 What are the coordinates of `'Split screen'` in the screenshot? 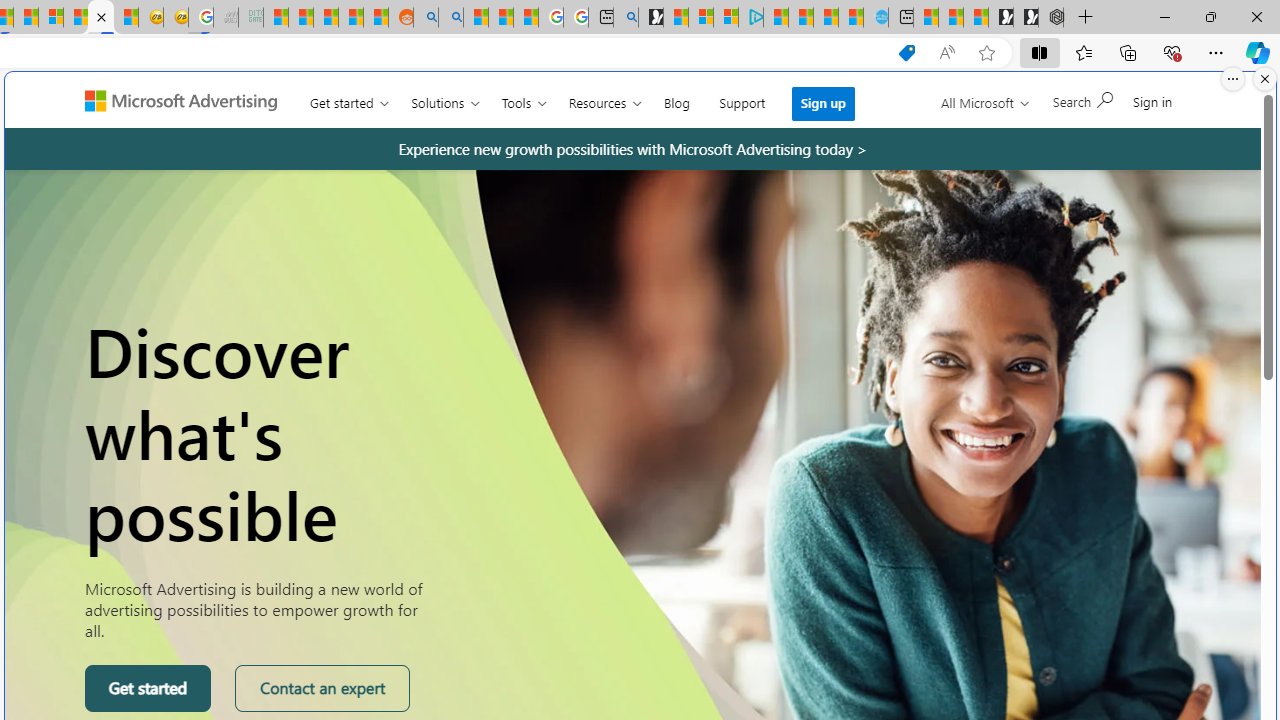 It's located at (1040, 51).